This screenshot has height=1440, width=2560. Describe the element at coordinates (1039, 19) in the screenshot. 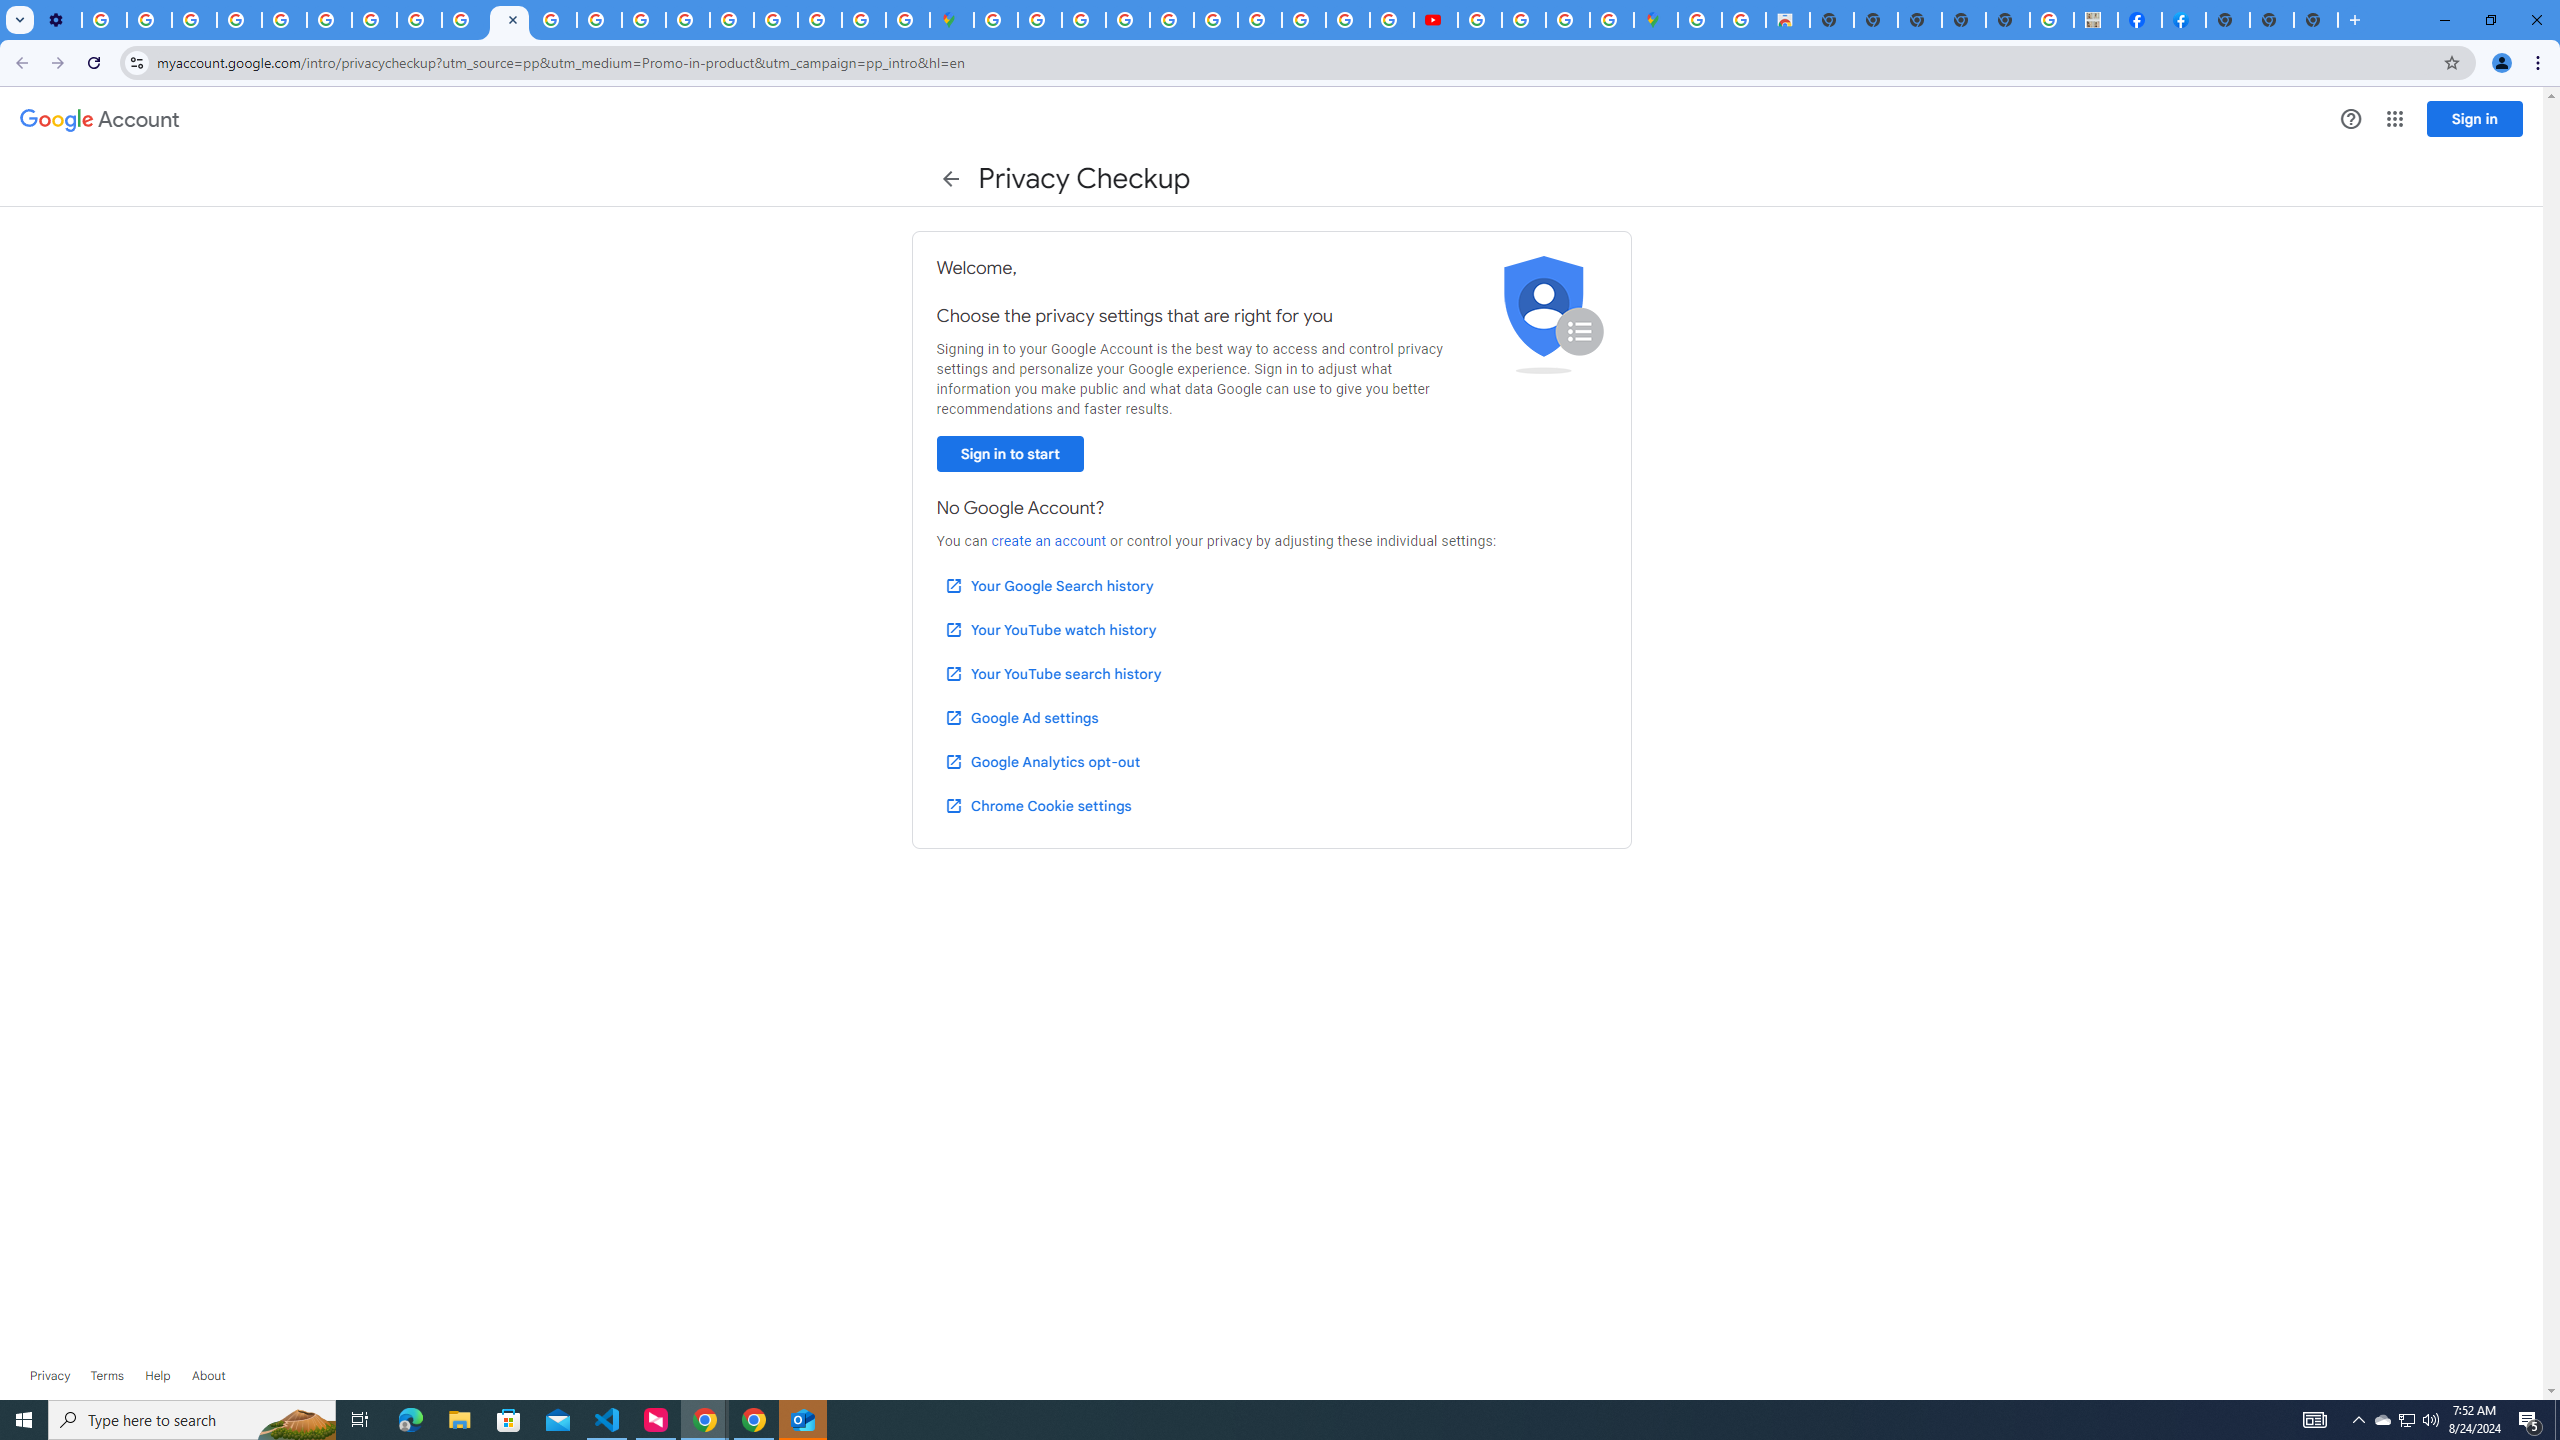

I see `'Sign in - Google Accounts'` at that location.